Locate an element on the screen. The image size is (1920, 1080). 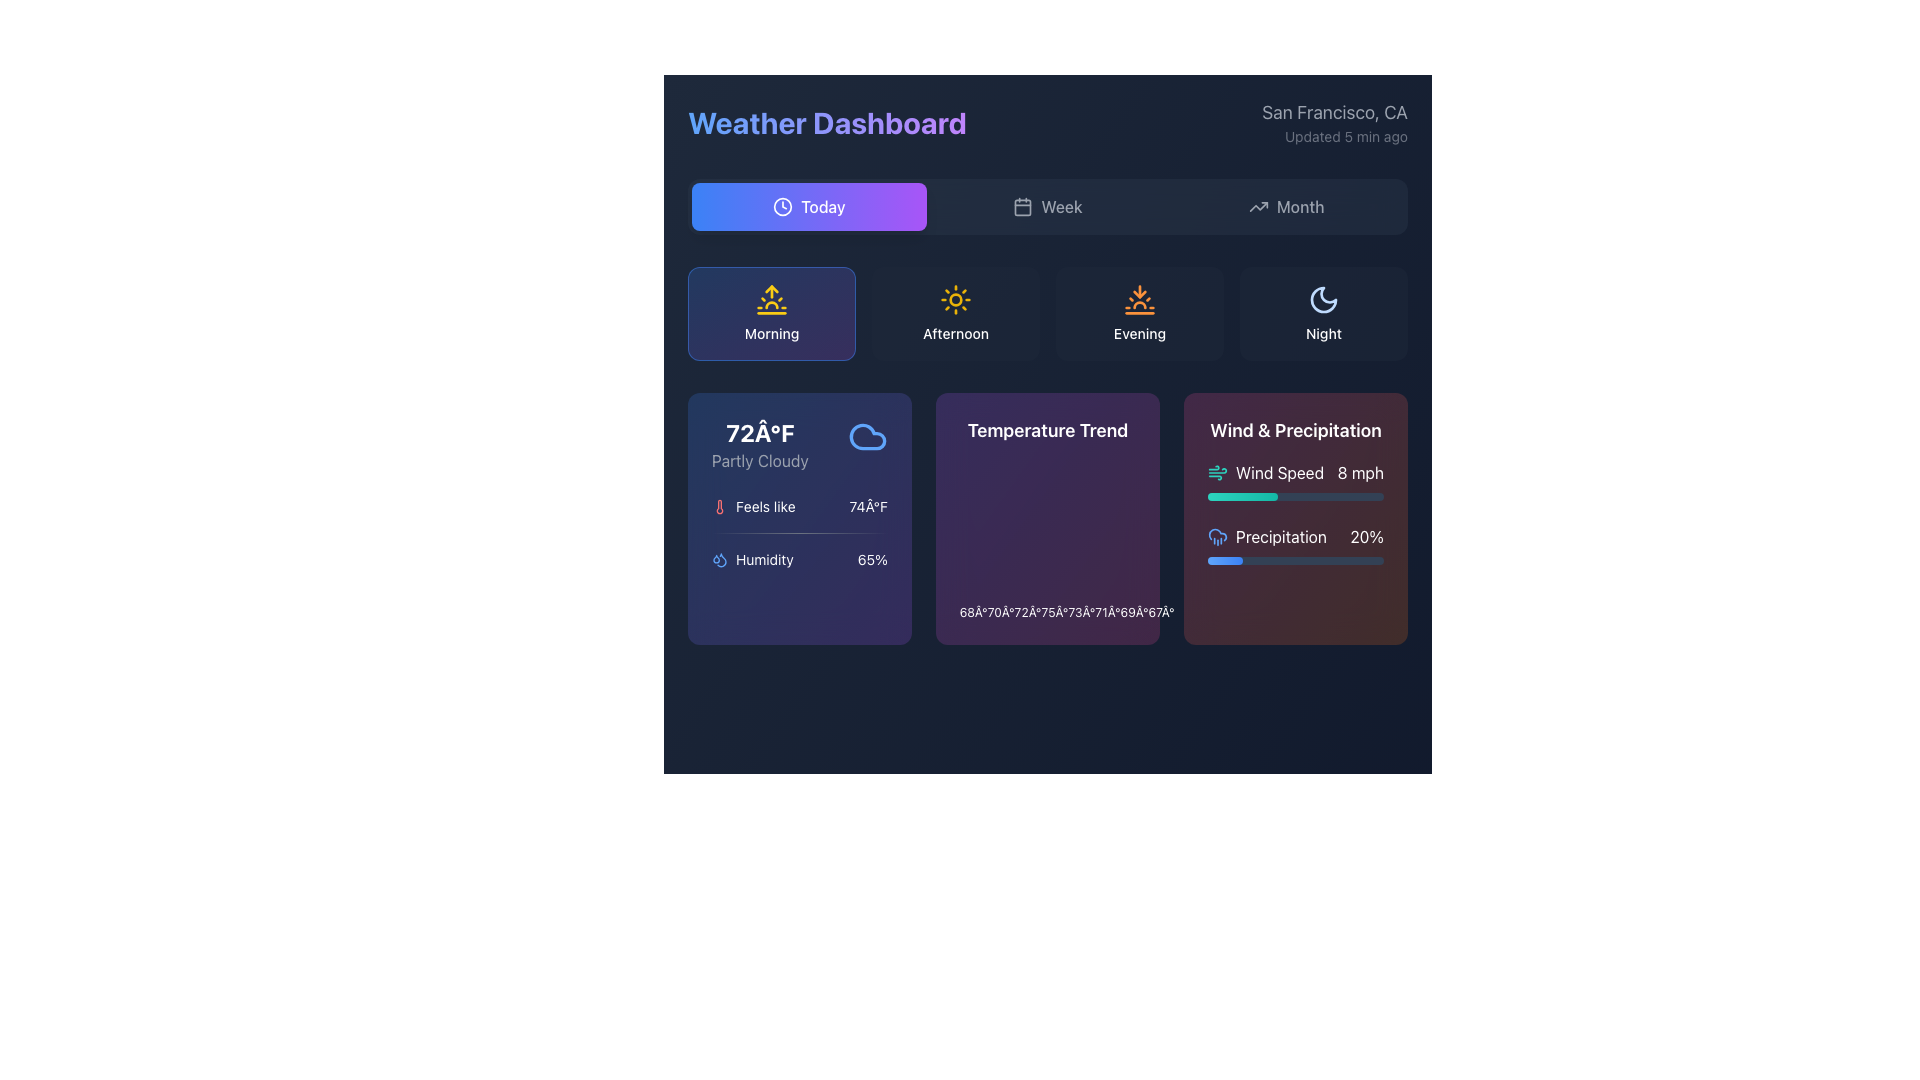
temperature value displayed in the central text label of the 'Temperature Trend' widget, which is the fourth value from the left is located at coordinates (1028, 612).